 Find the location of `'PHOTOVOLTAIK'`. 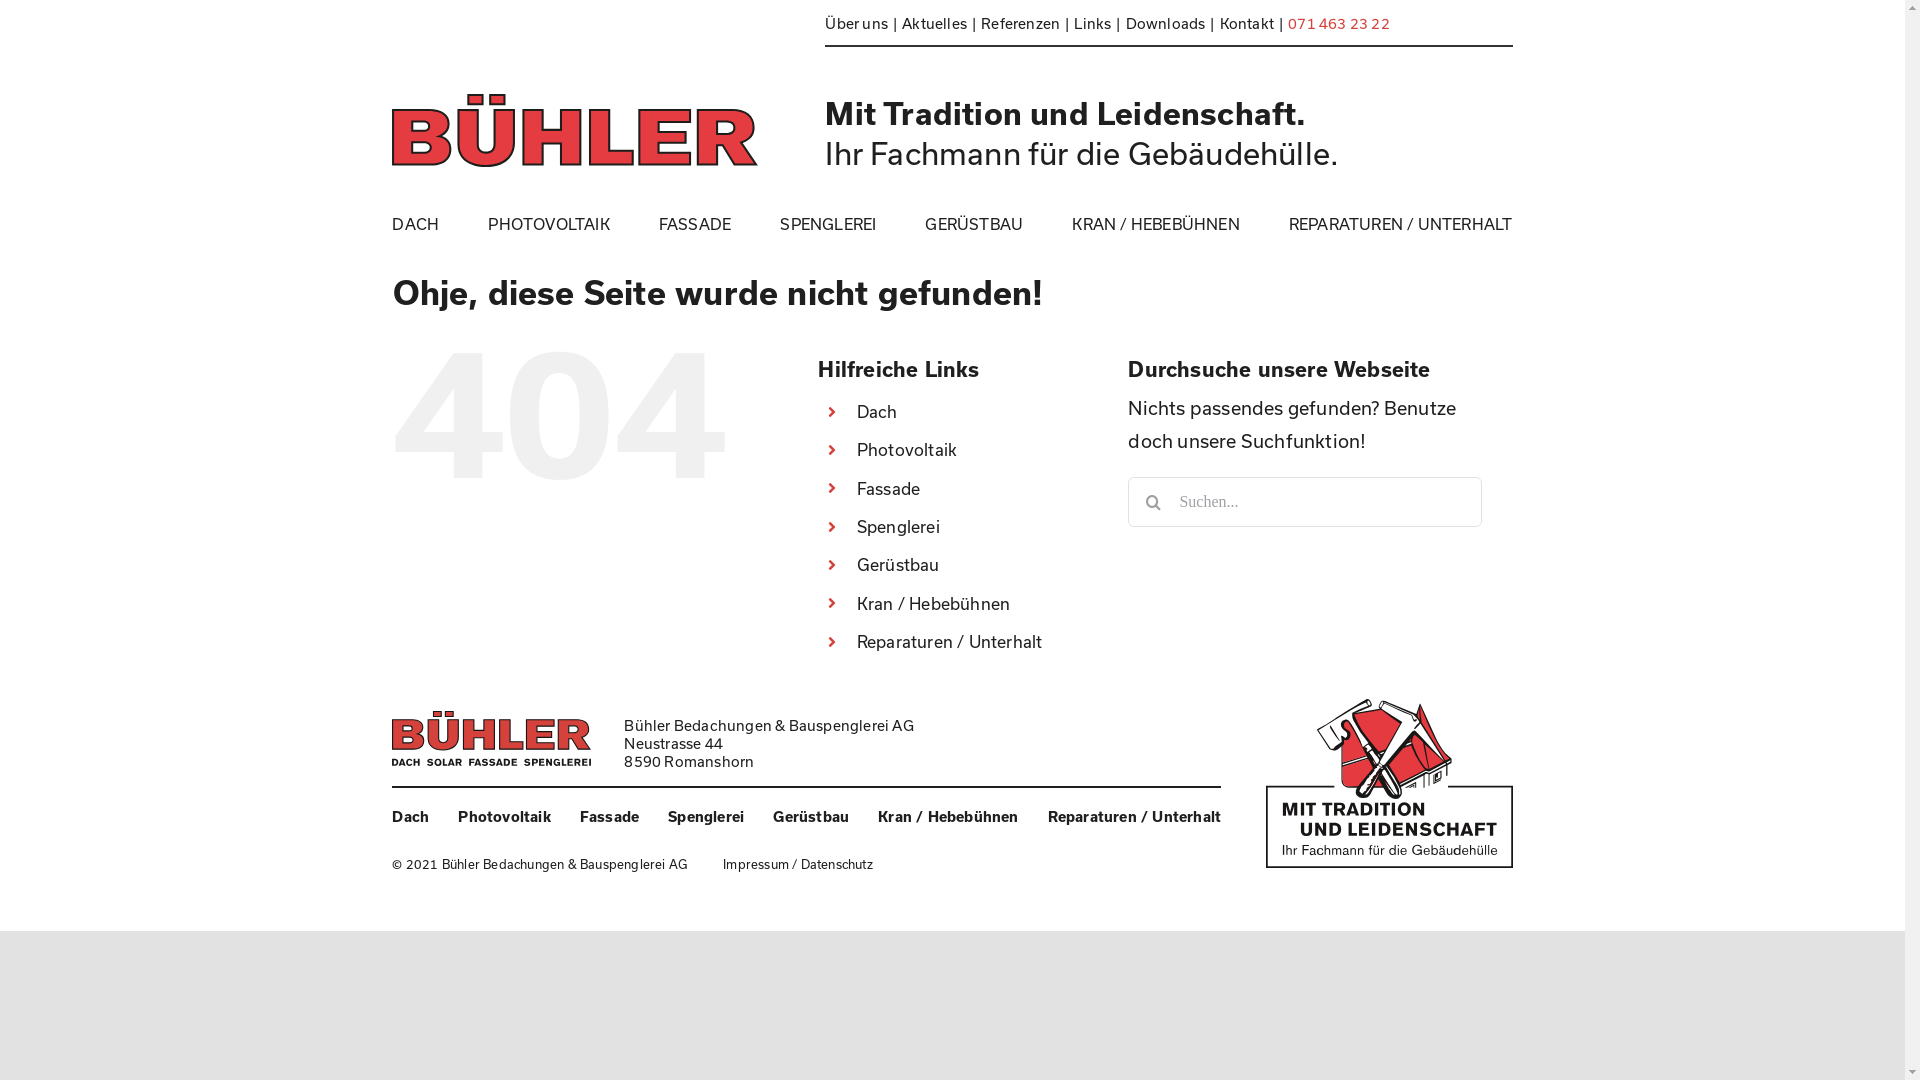

'PHOTOVOLTAIK' is located at coordinates (548, 223).